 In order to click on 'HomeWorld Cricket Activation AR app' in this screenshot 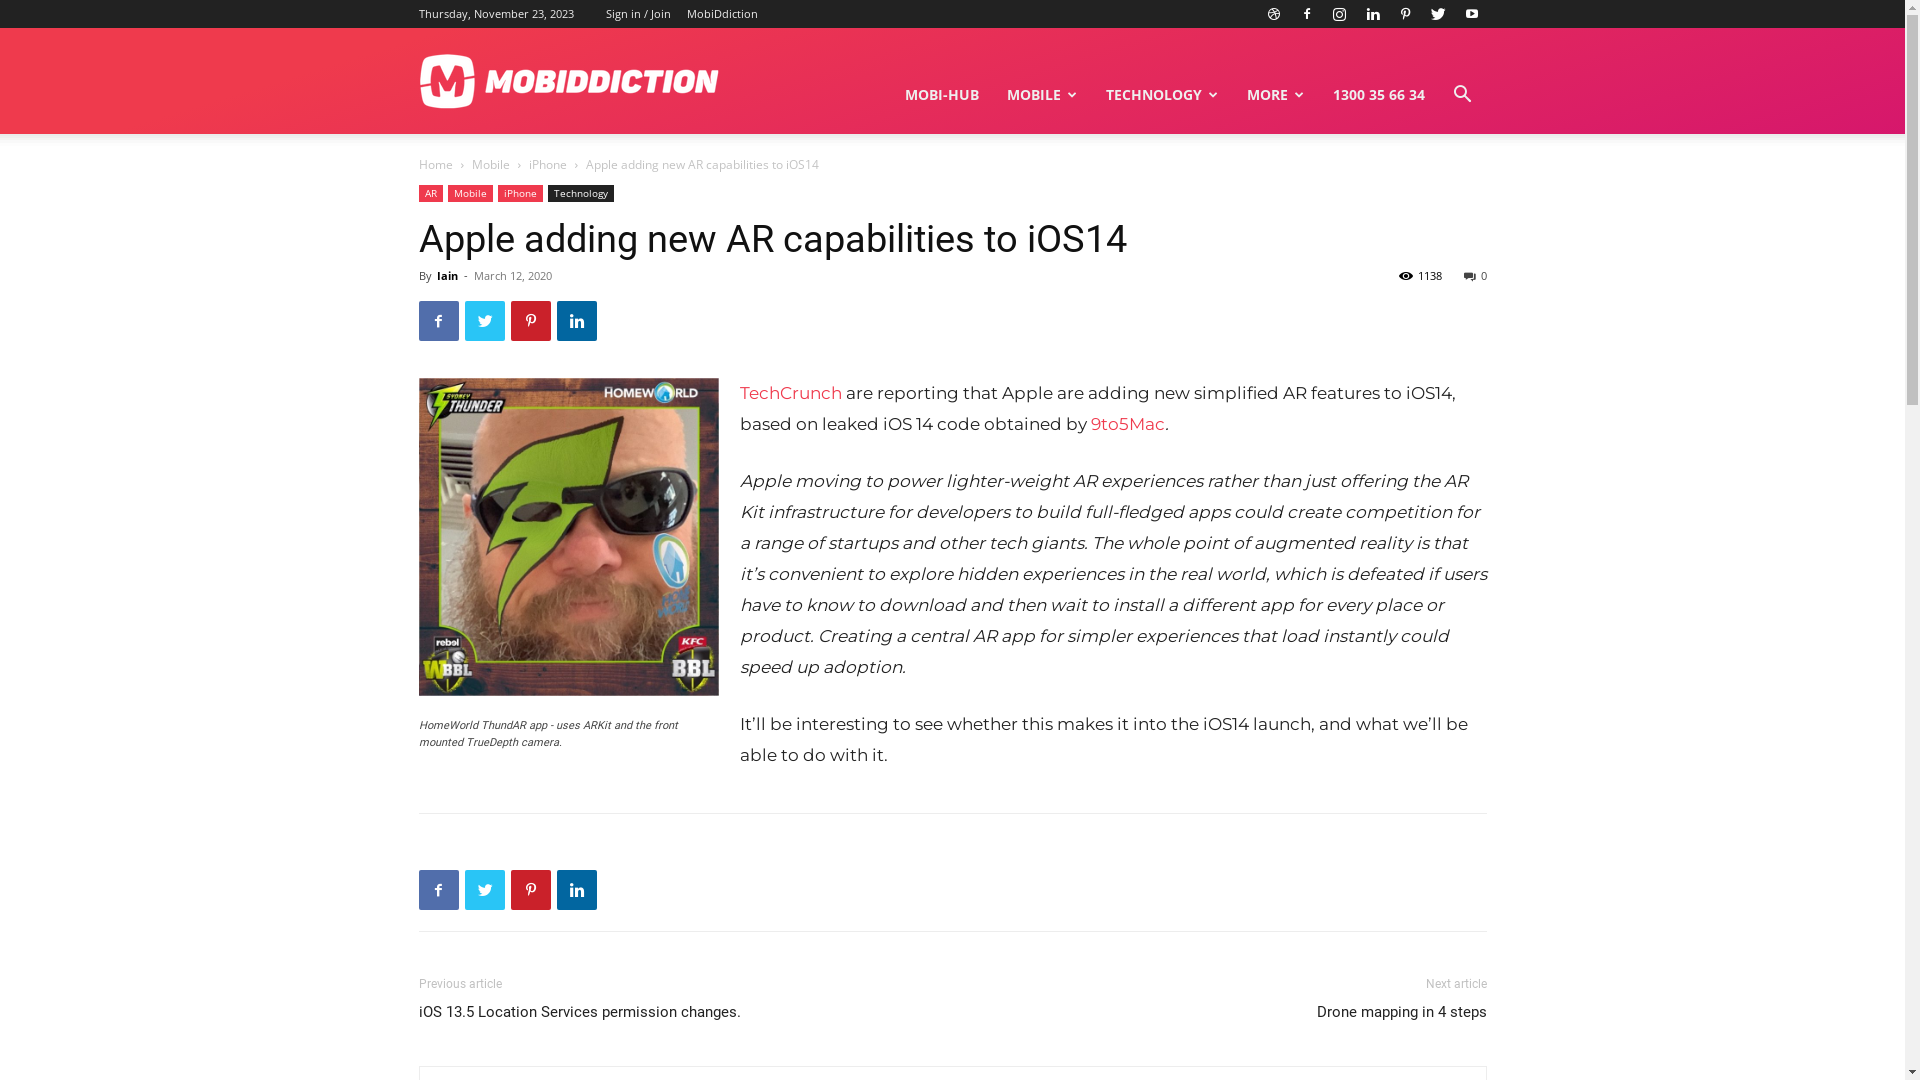, I will do `click(566, 535)`.